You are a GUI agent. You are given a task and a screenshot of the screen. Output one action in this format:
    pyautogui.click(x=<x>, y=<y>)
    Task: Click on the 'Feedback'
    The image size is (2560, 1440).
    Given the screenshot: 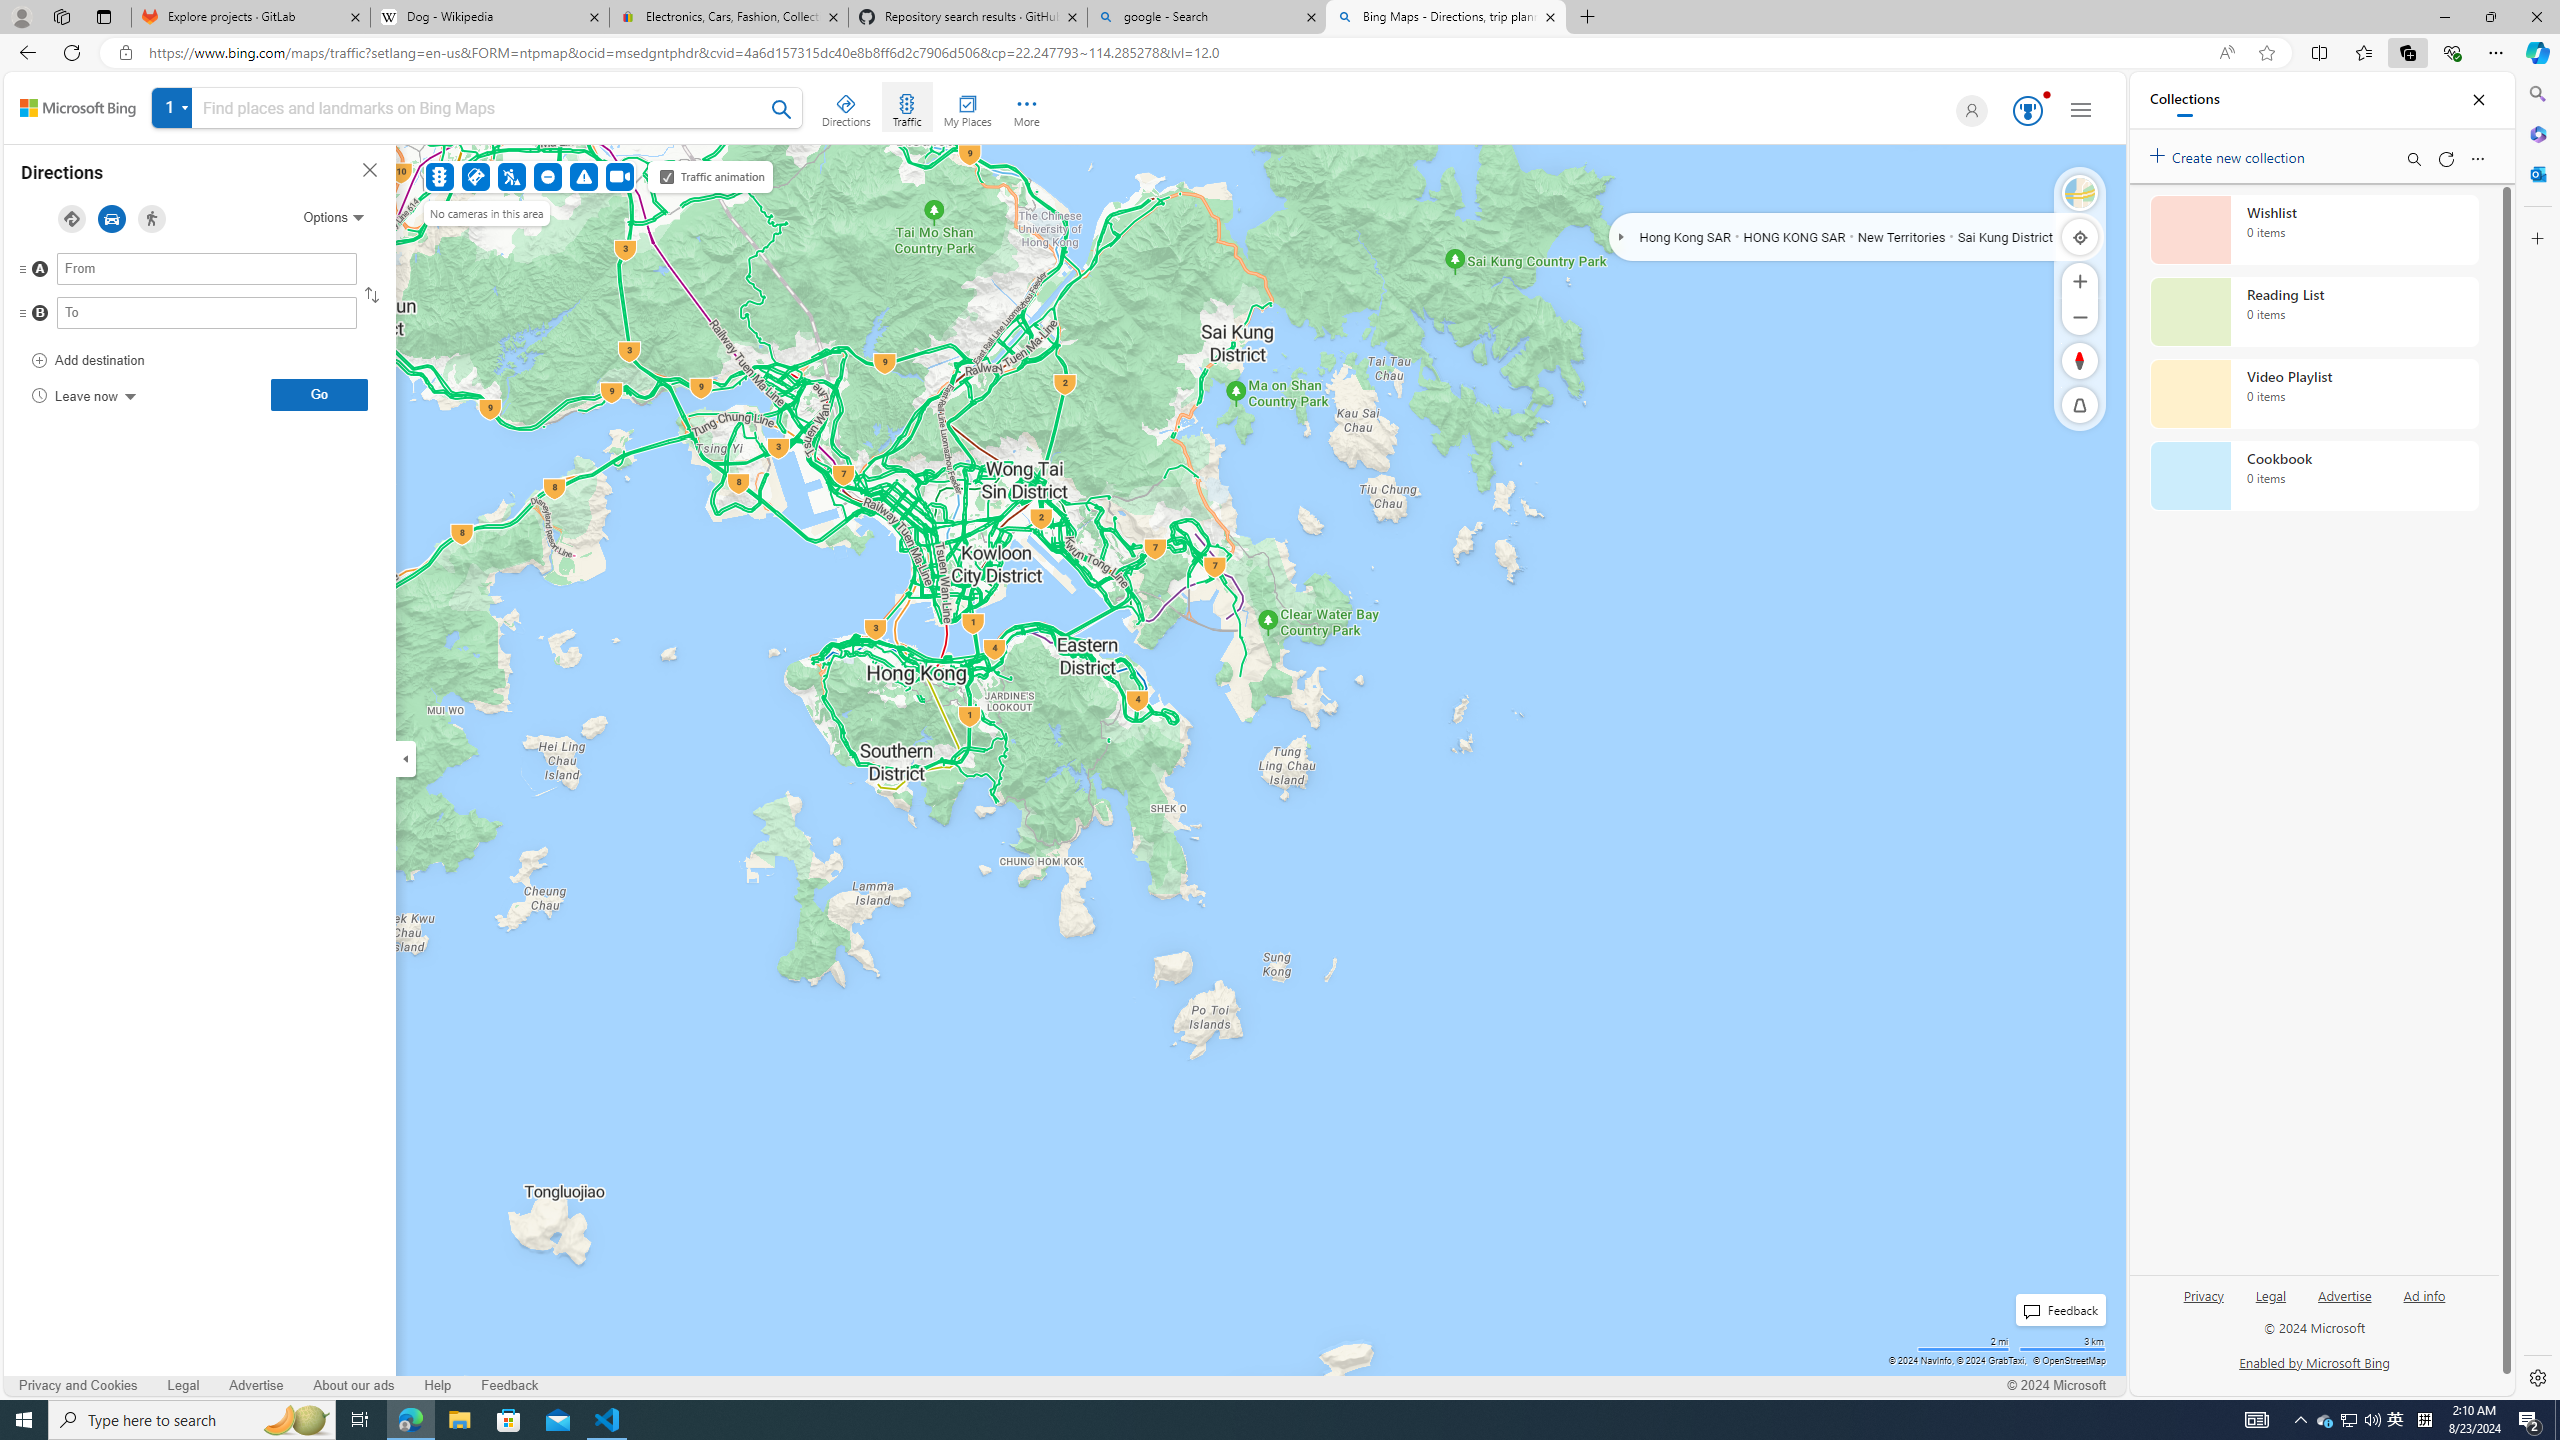 What is the action you would take?
    pyautogui.click(x=509, y=1385)
    